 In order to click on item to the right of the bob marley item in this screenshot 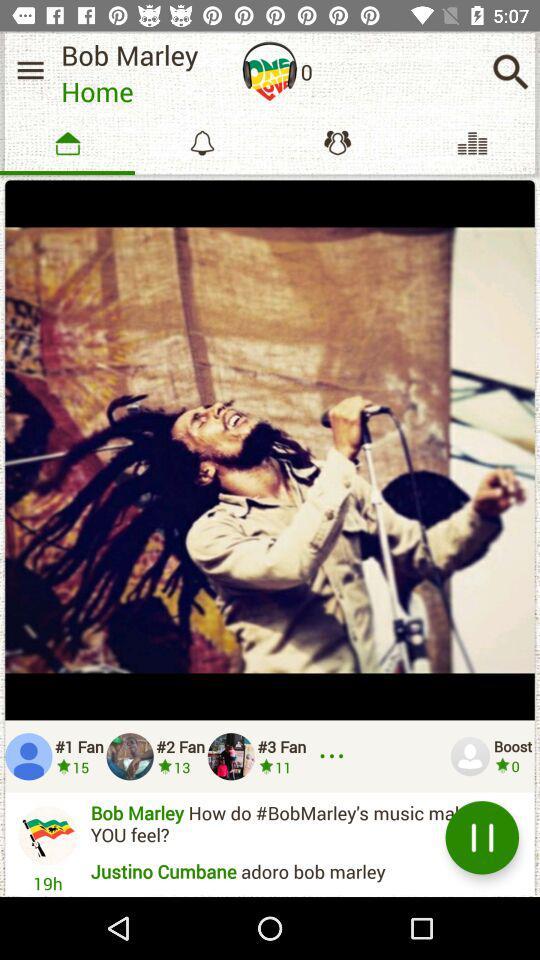, I will do `click(270, 71)`.